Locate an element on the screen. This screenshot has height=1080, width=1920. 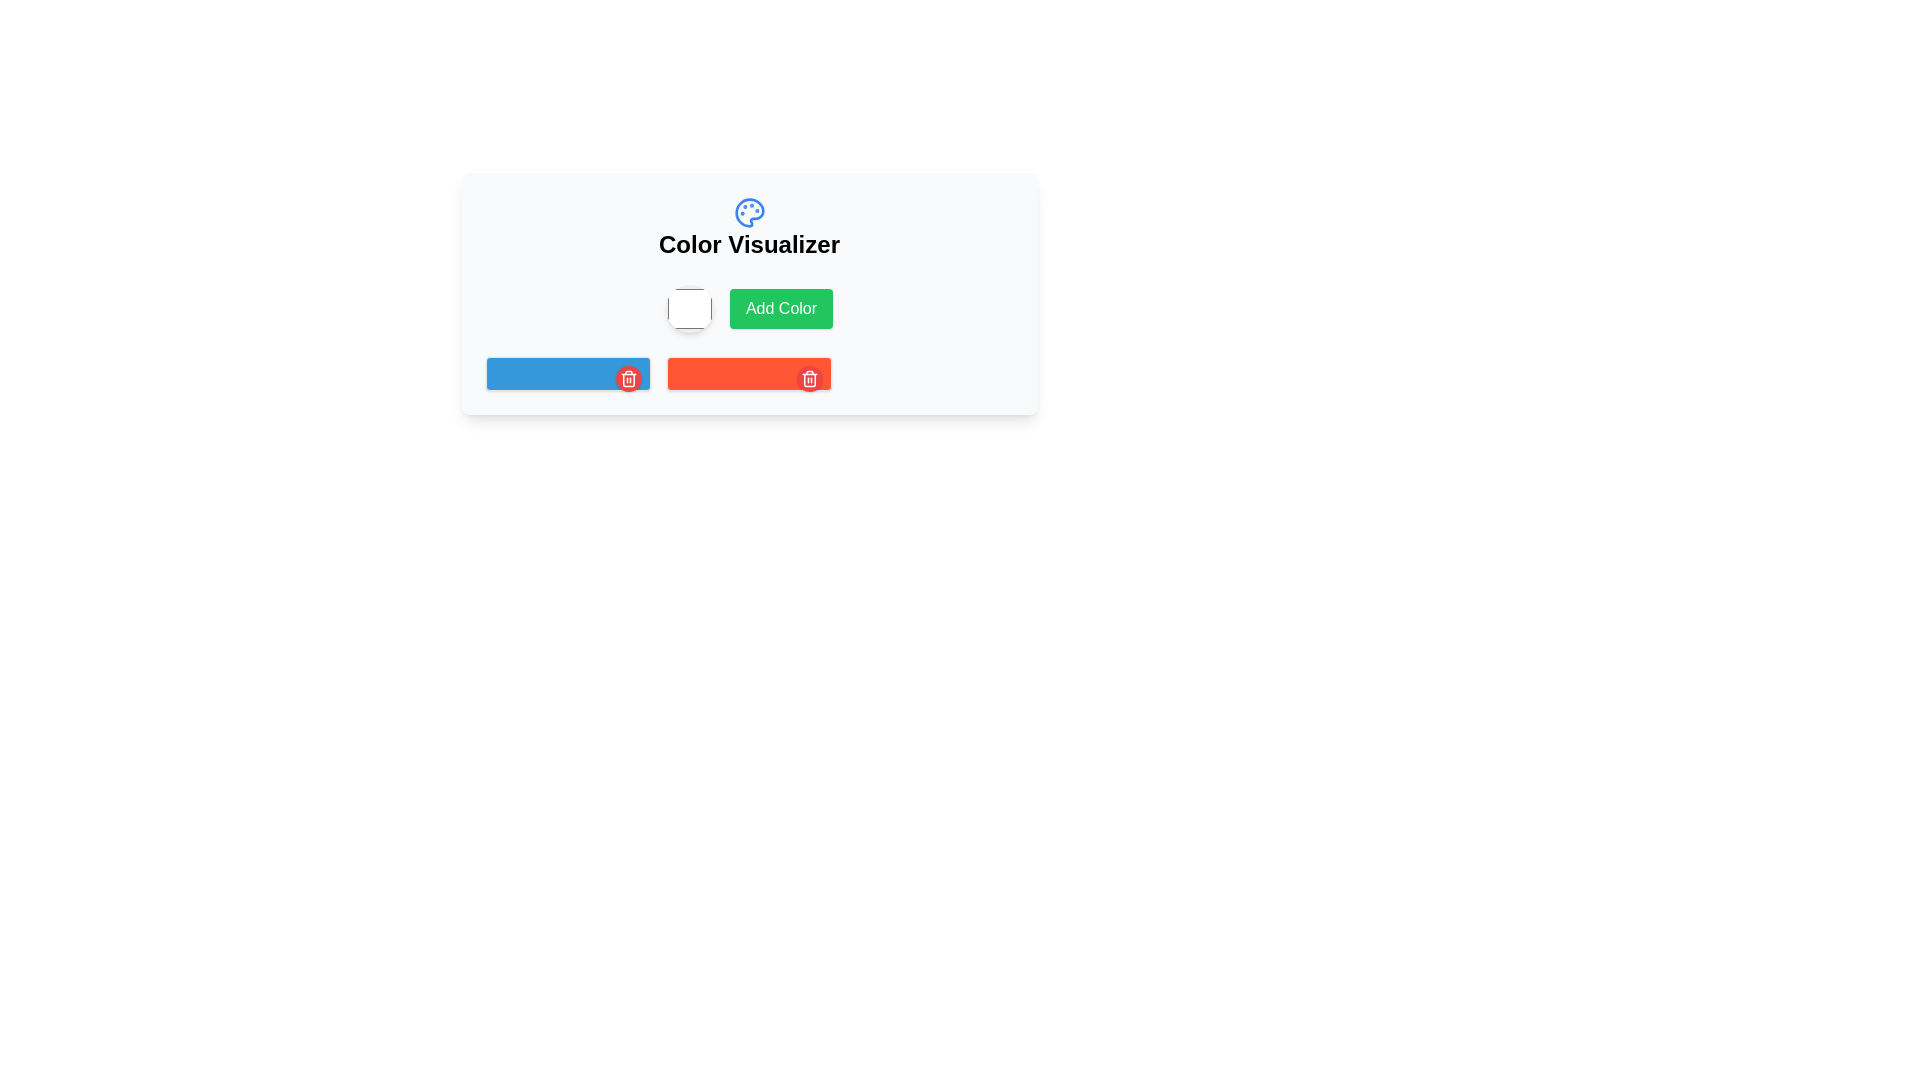
the delete button located at the top-right corner of the red rectangular button to observe any hover effects is located at coordinates (810, 378).